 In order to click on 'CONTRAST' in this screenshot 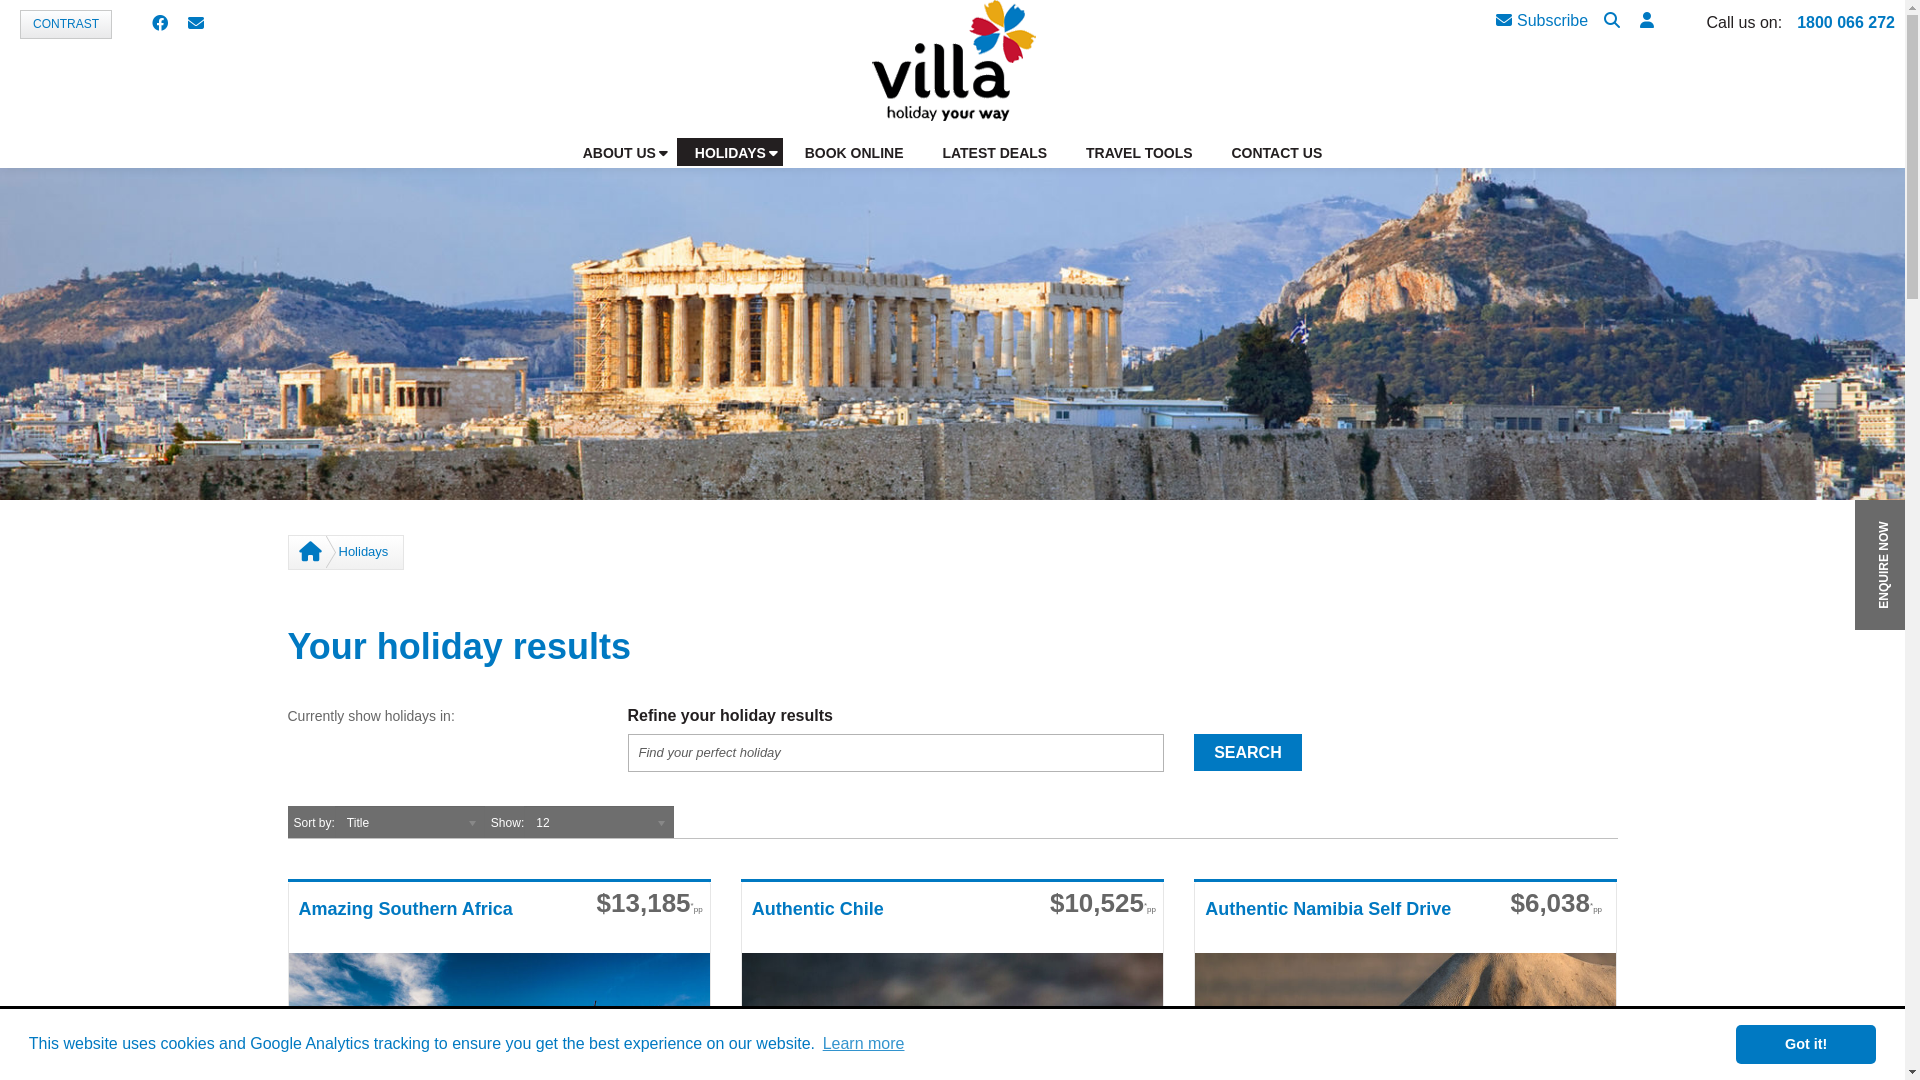, I will do `click(66, 24)`.